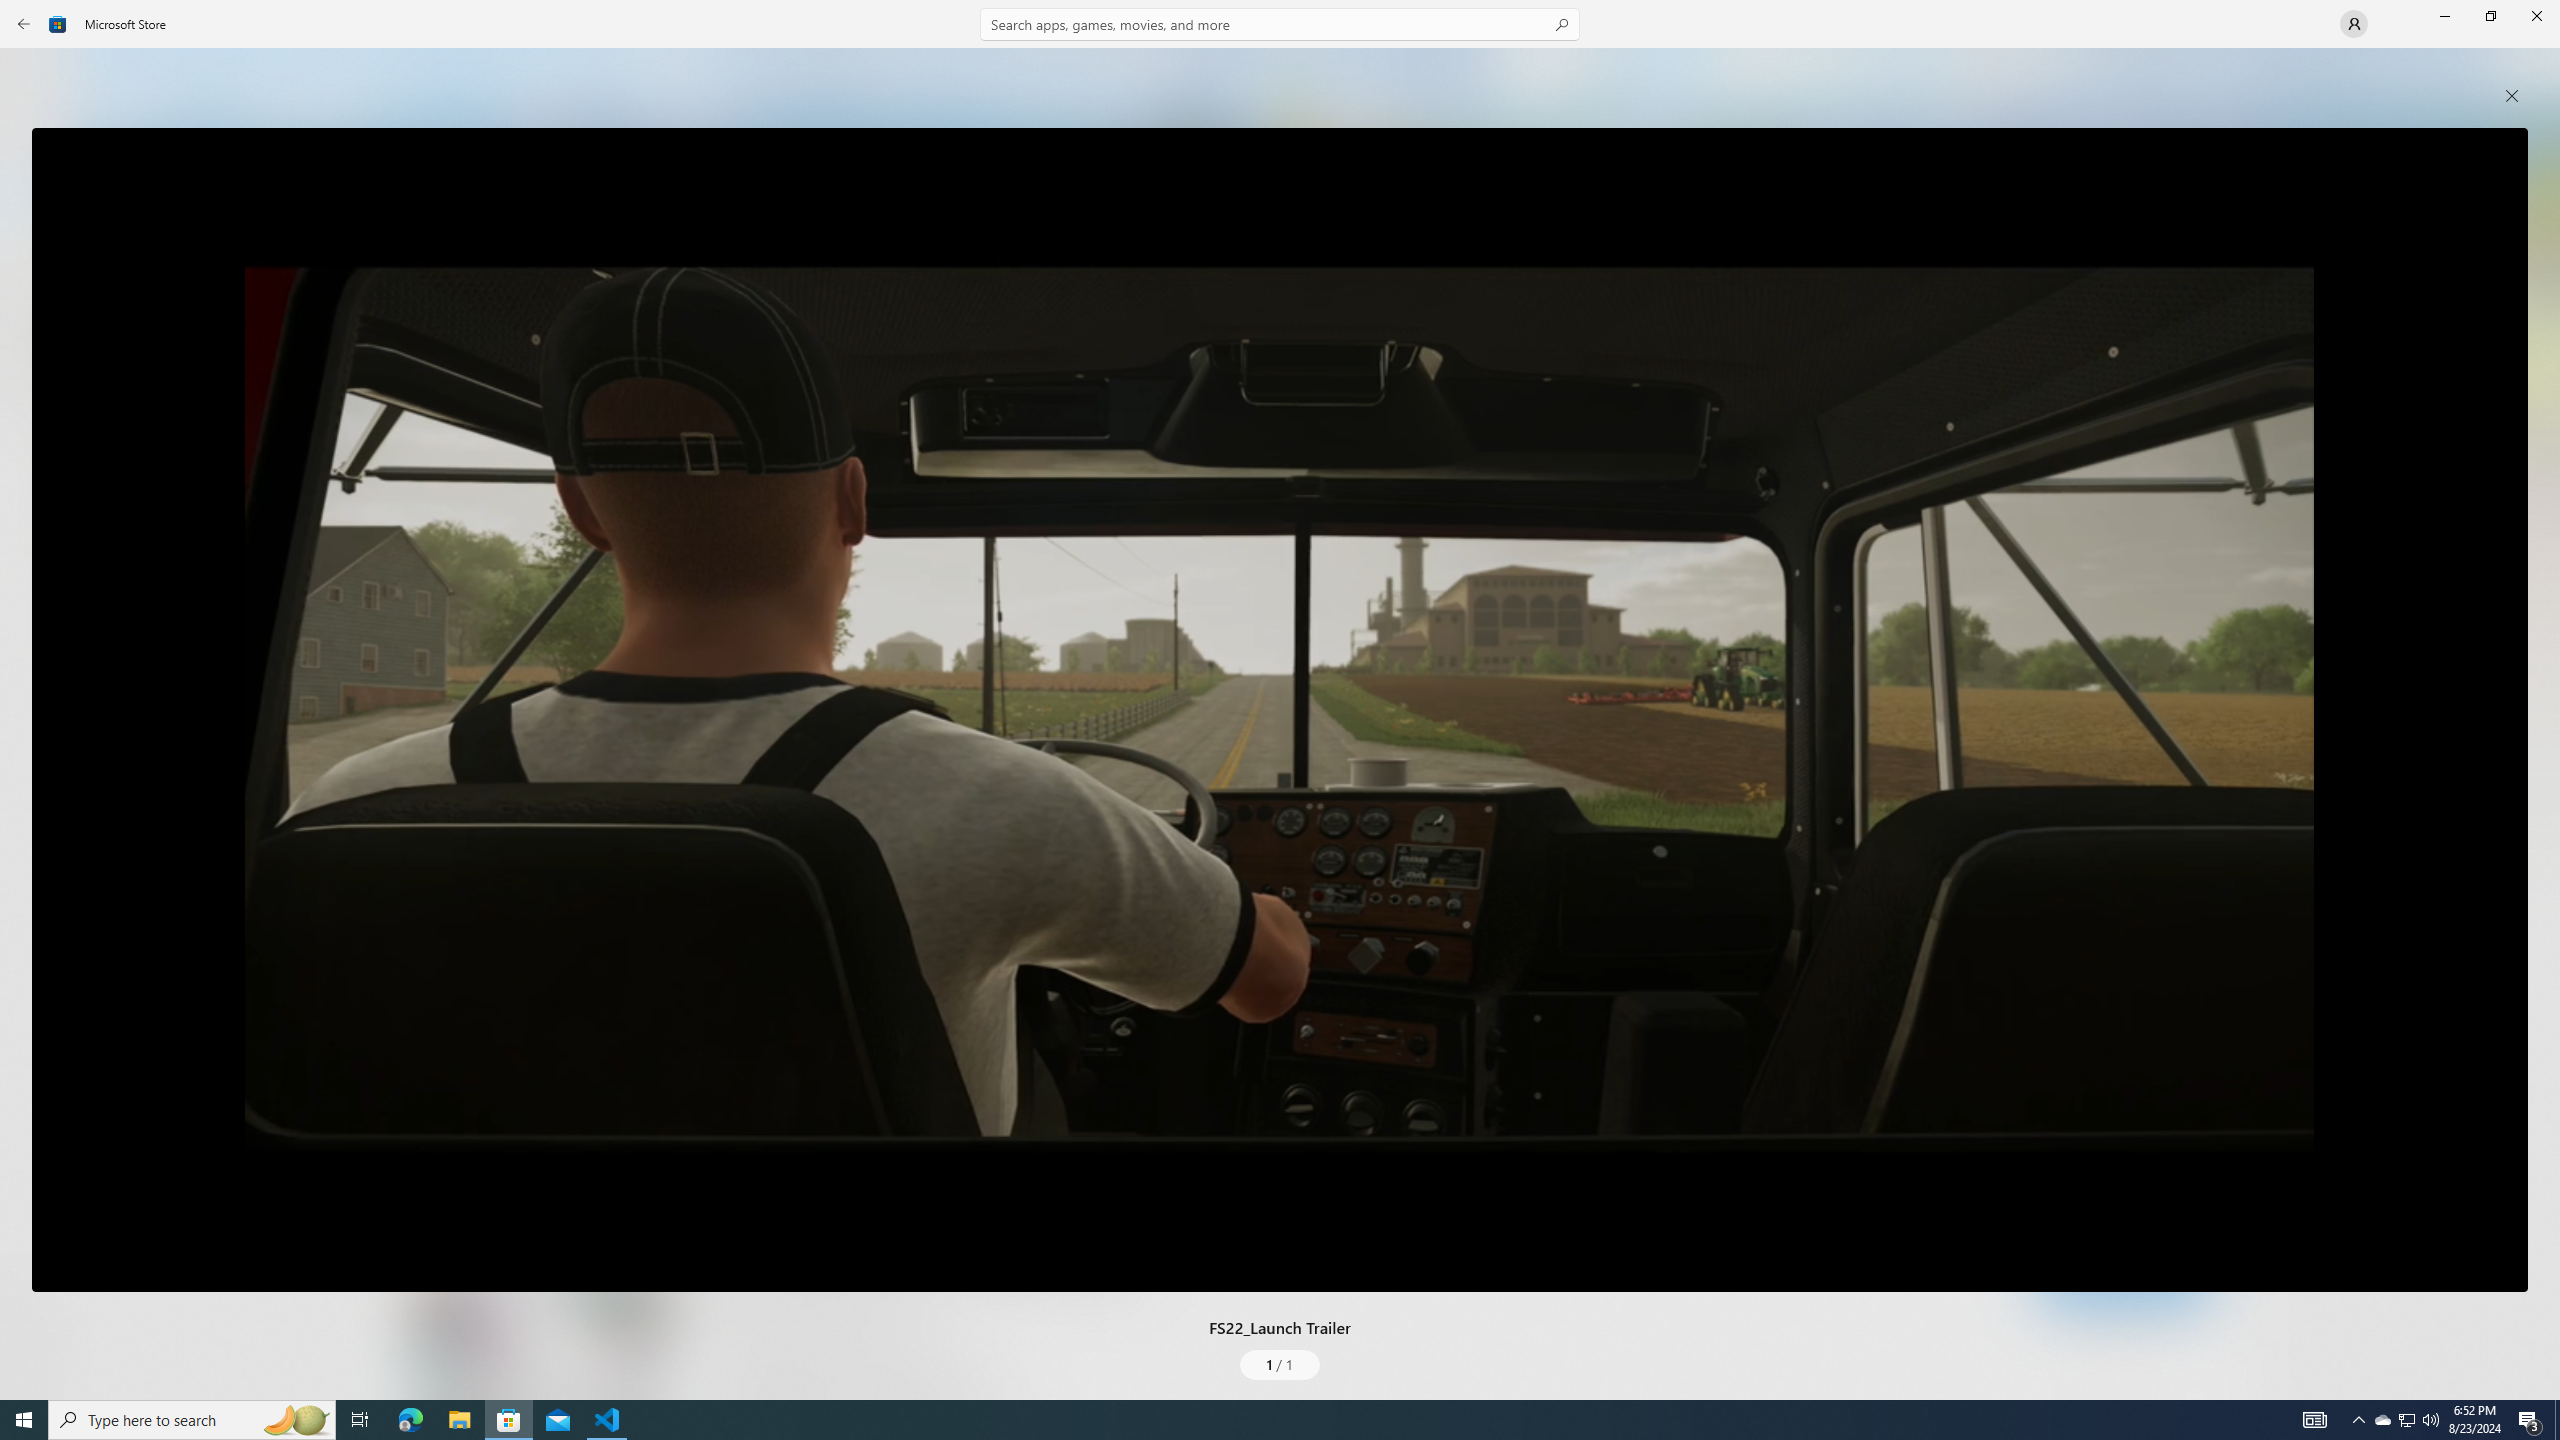  I want to click on 'Search', so click(1280, 23).